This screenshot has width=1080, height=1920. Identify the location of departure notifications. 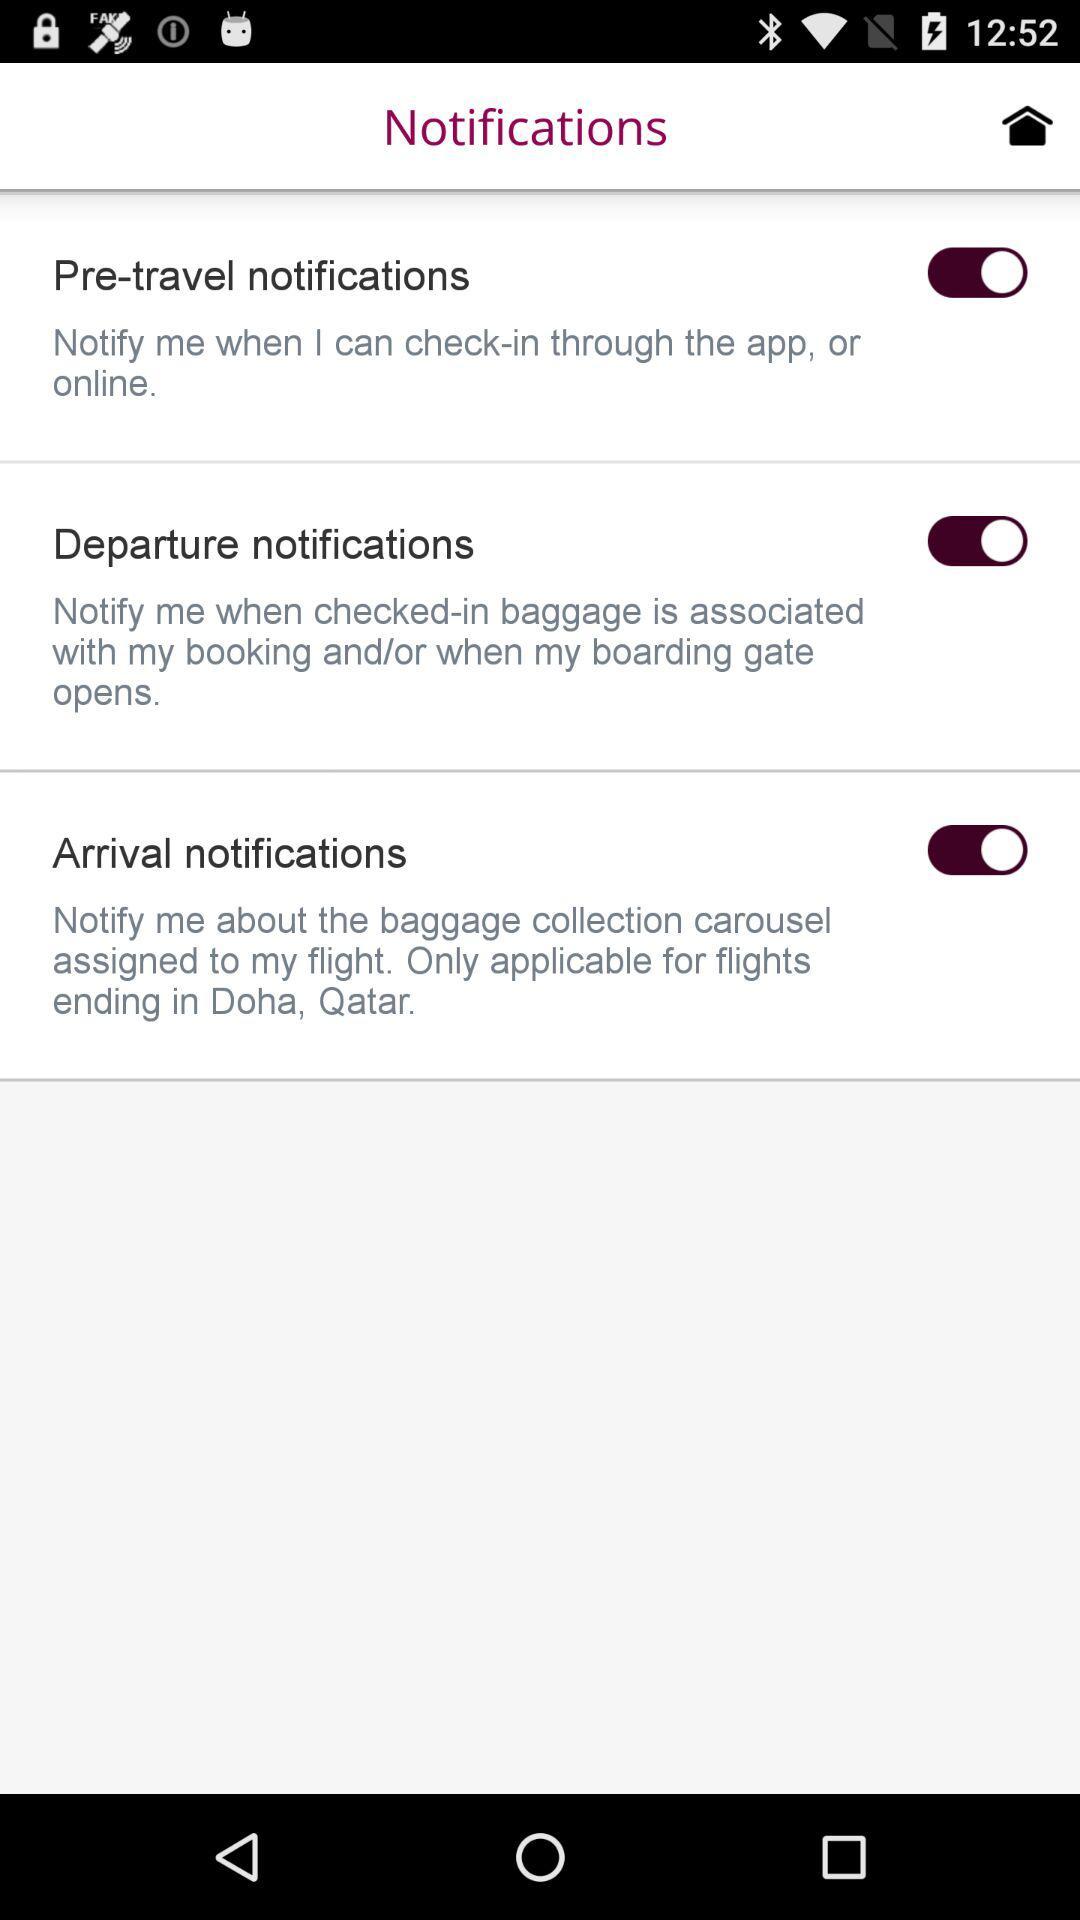
(976, 541).